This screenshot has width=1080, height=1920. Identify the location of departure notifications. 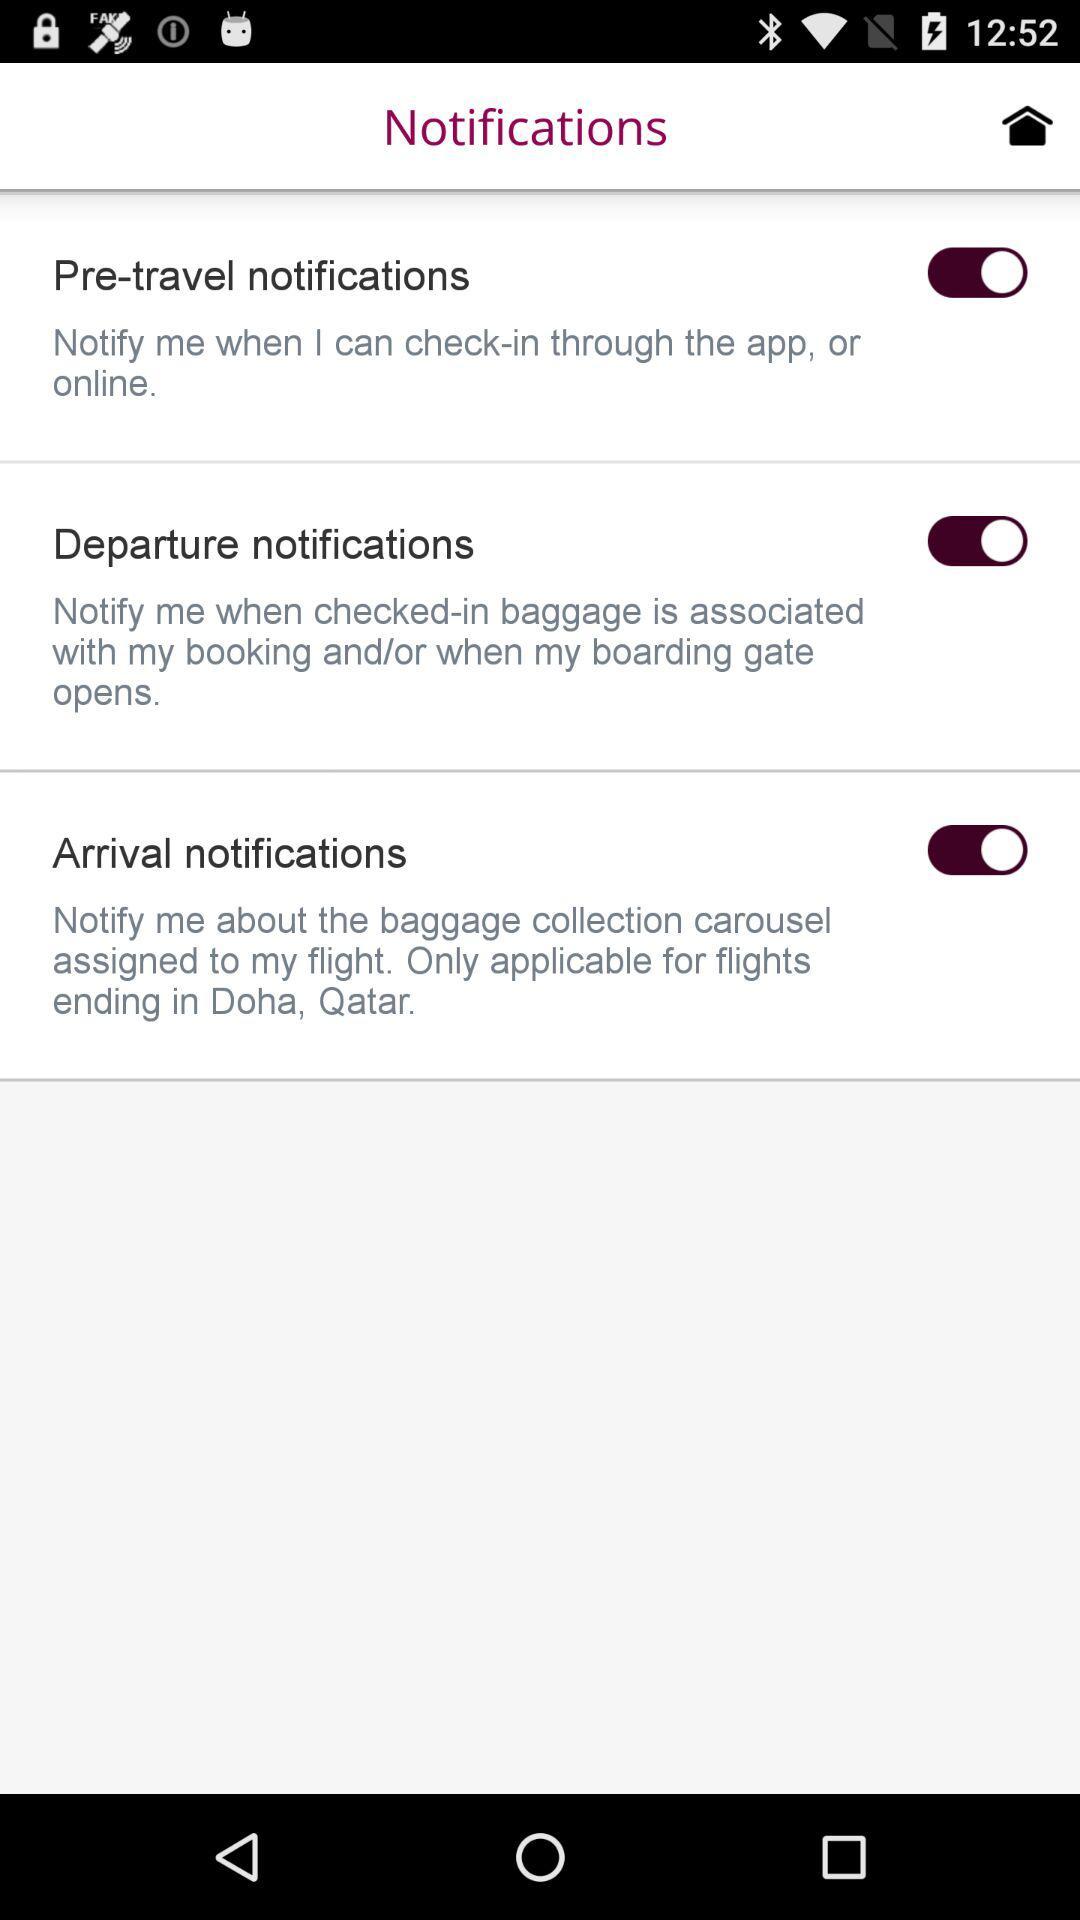
(976, 541).